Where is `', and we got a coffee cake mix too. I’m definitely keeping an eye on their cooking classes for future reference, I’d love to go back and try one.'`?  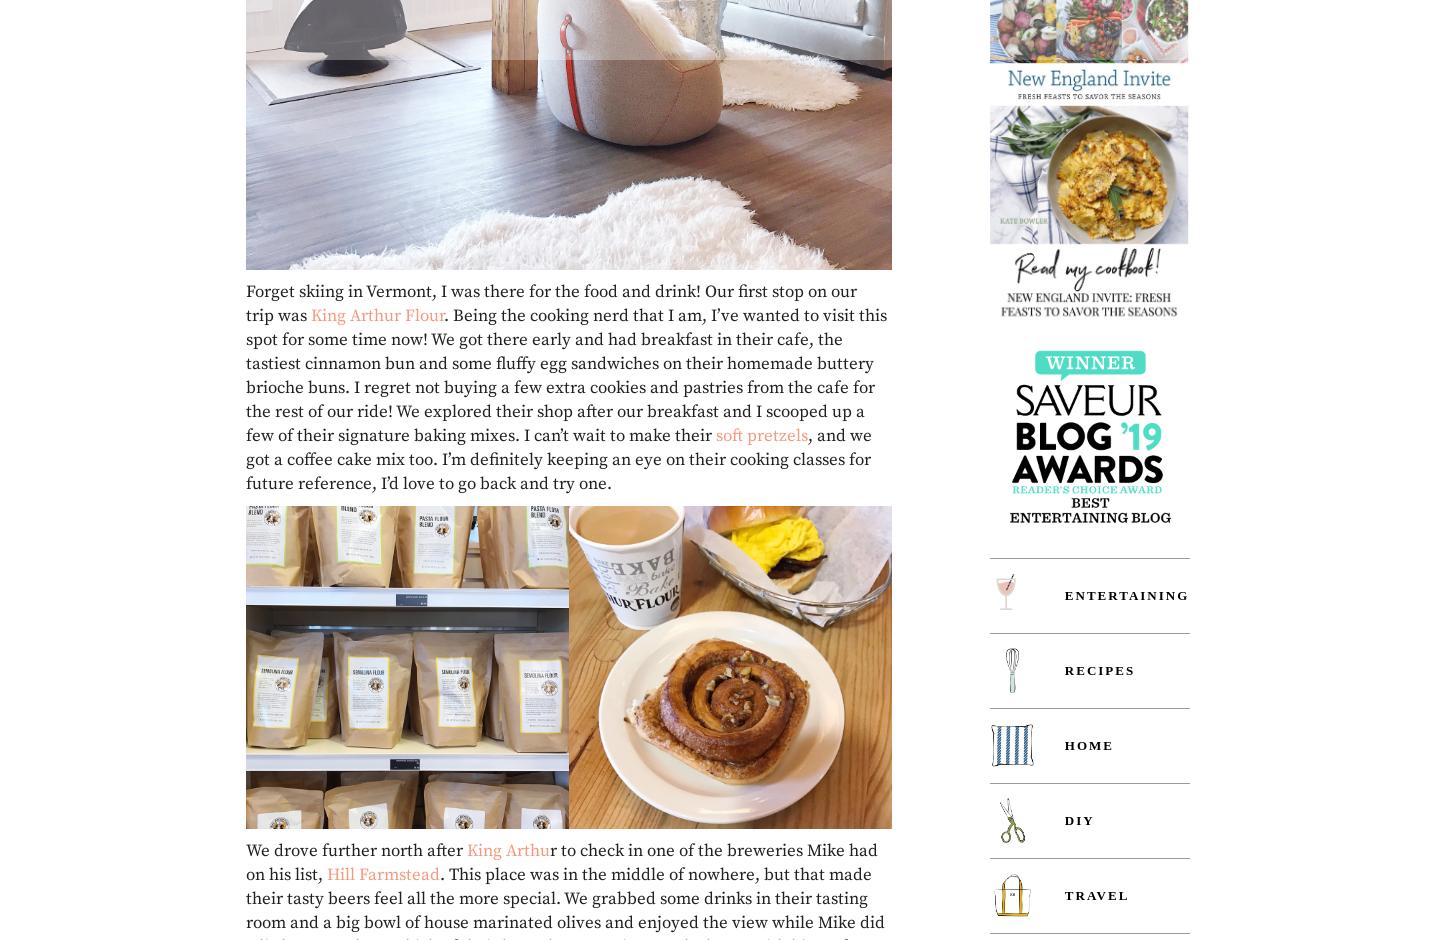
', and we got a coffee cake mix too. I’m definitely keeping an eye on their cooking classes for future reference, I’d love to go back and try one.' is located at coordinates (244, 458).